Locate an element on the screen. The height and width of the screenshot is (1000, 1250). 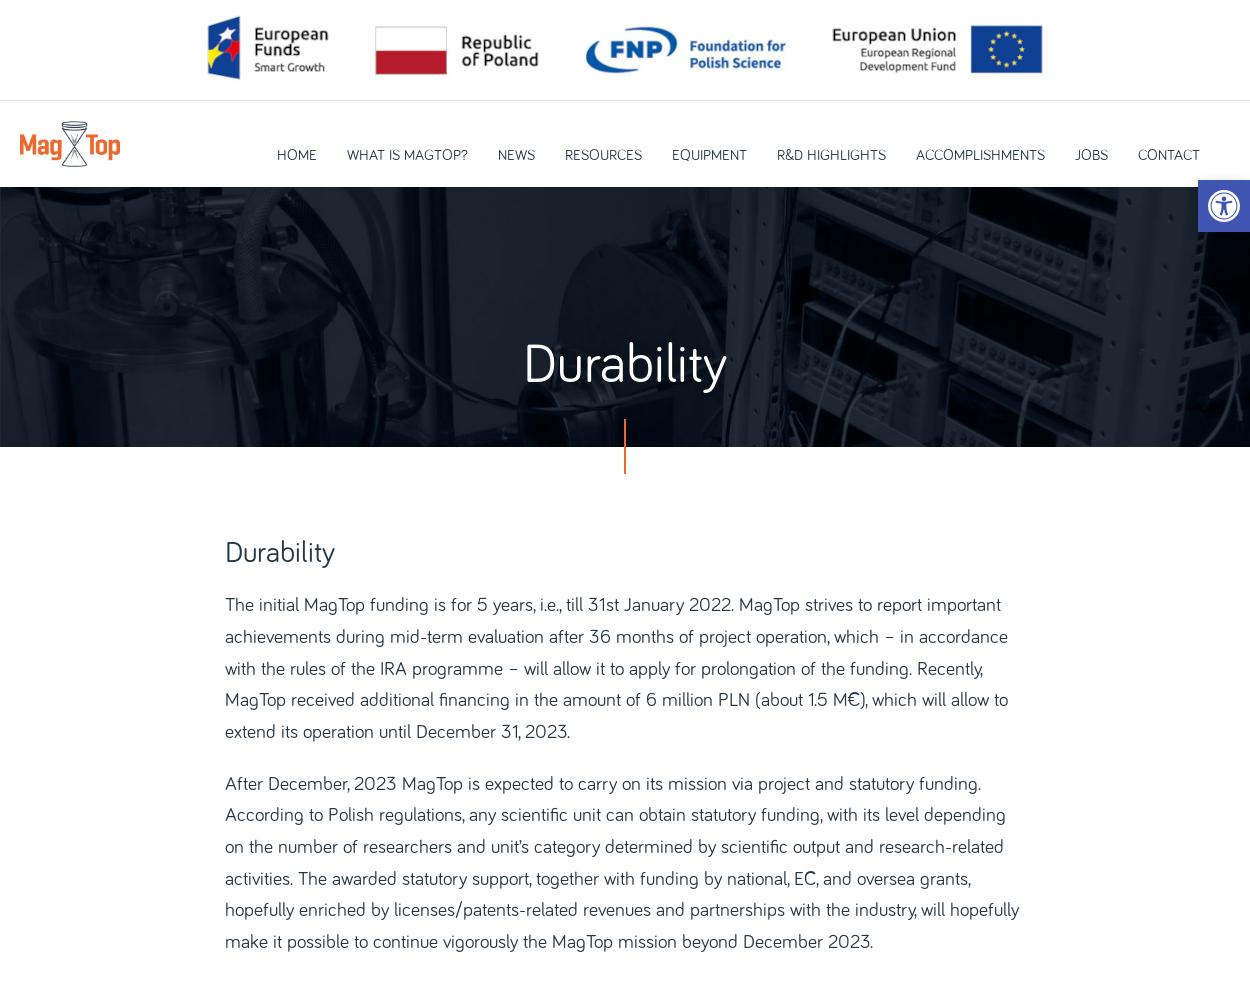
'Jobs' is located at coordinates (1089, 155).